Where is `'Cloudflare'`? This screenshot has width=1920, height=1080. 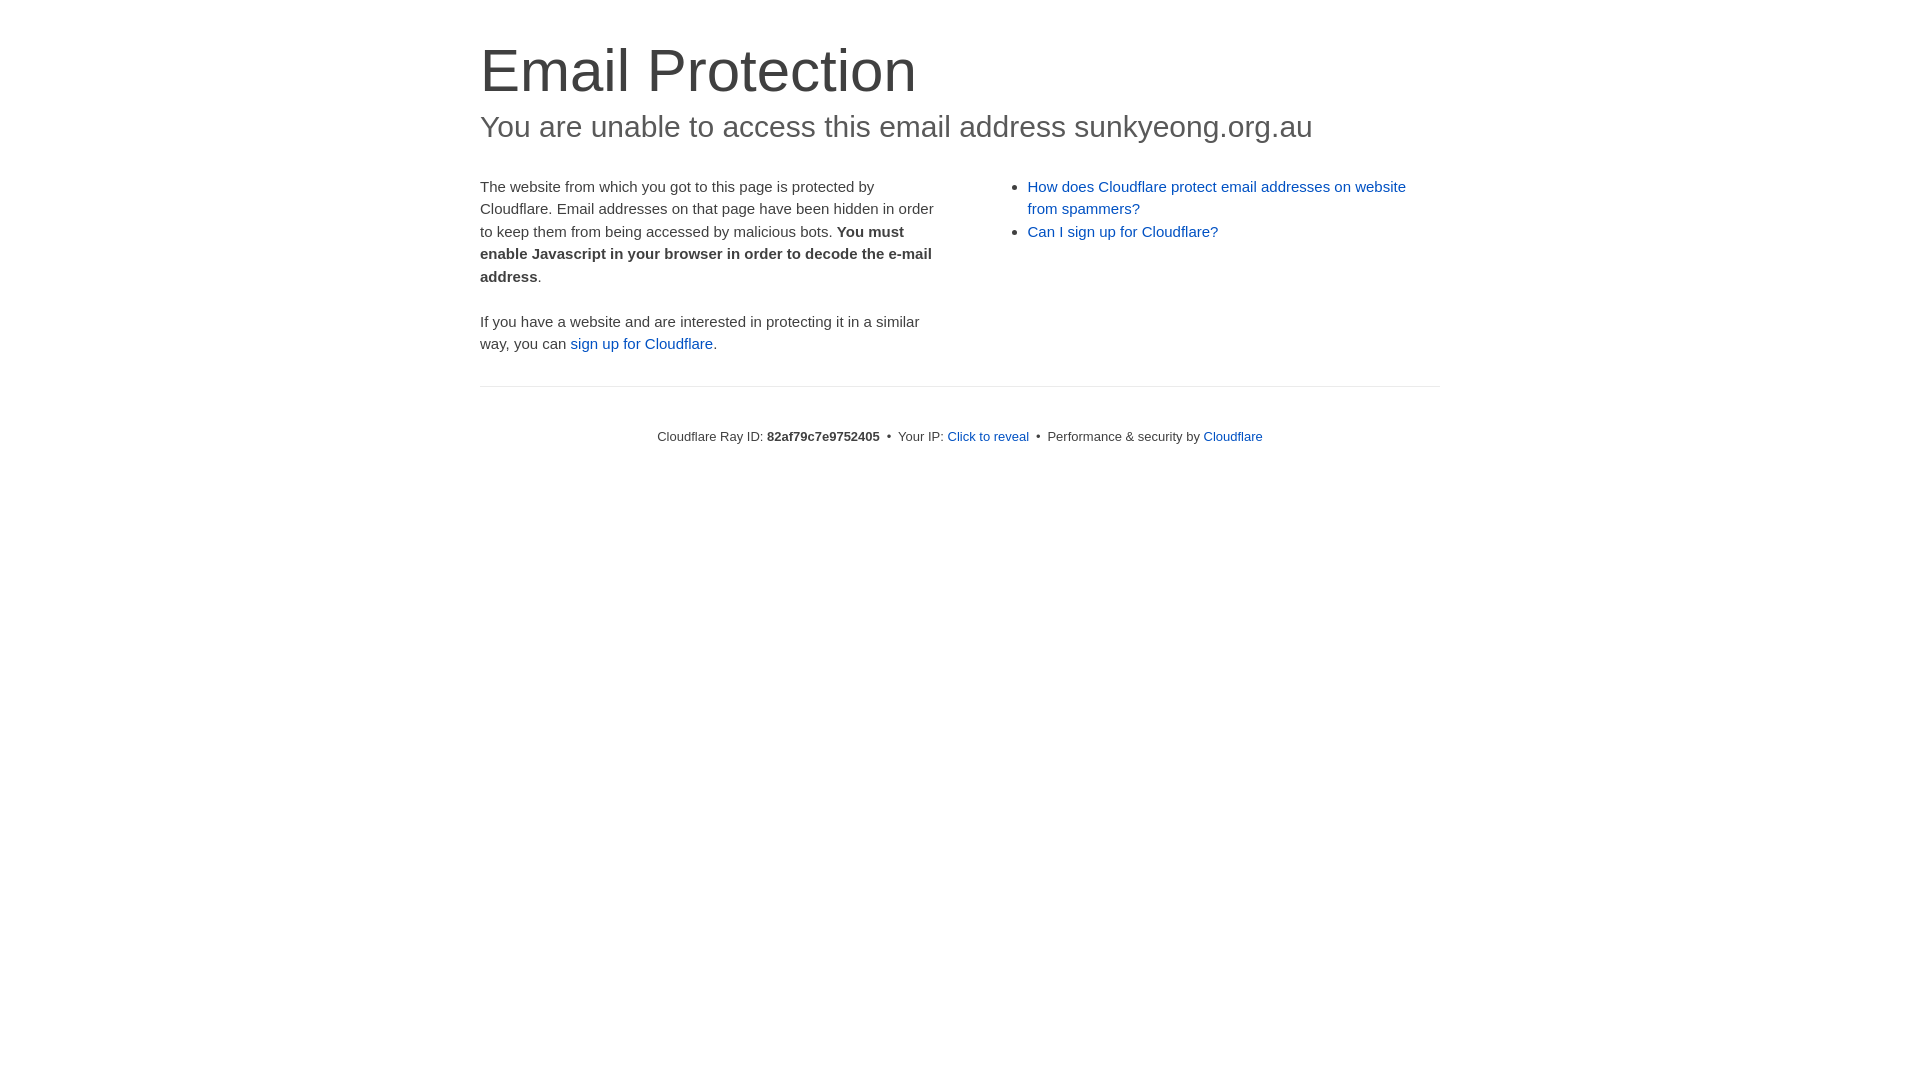
'Cloudflare' is located at coordinates (1232, 435).